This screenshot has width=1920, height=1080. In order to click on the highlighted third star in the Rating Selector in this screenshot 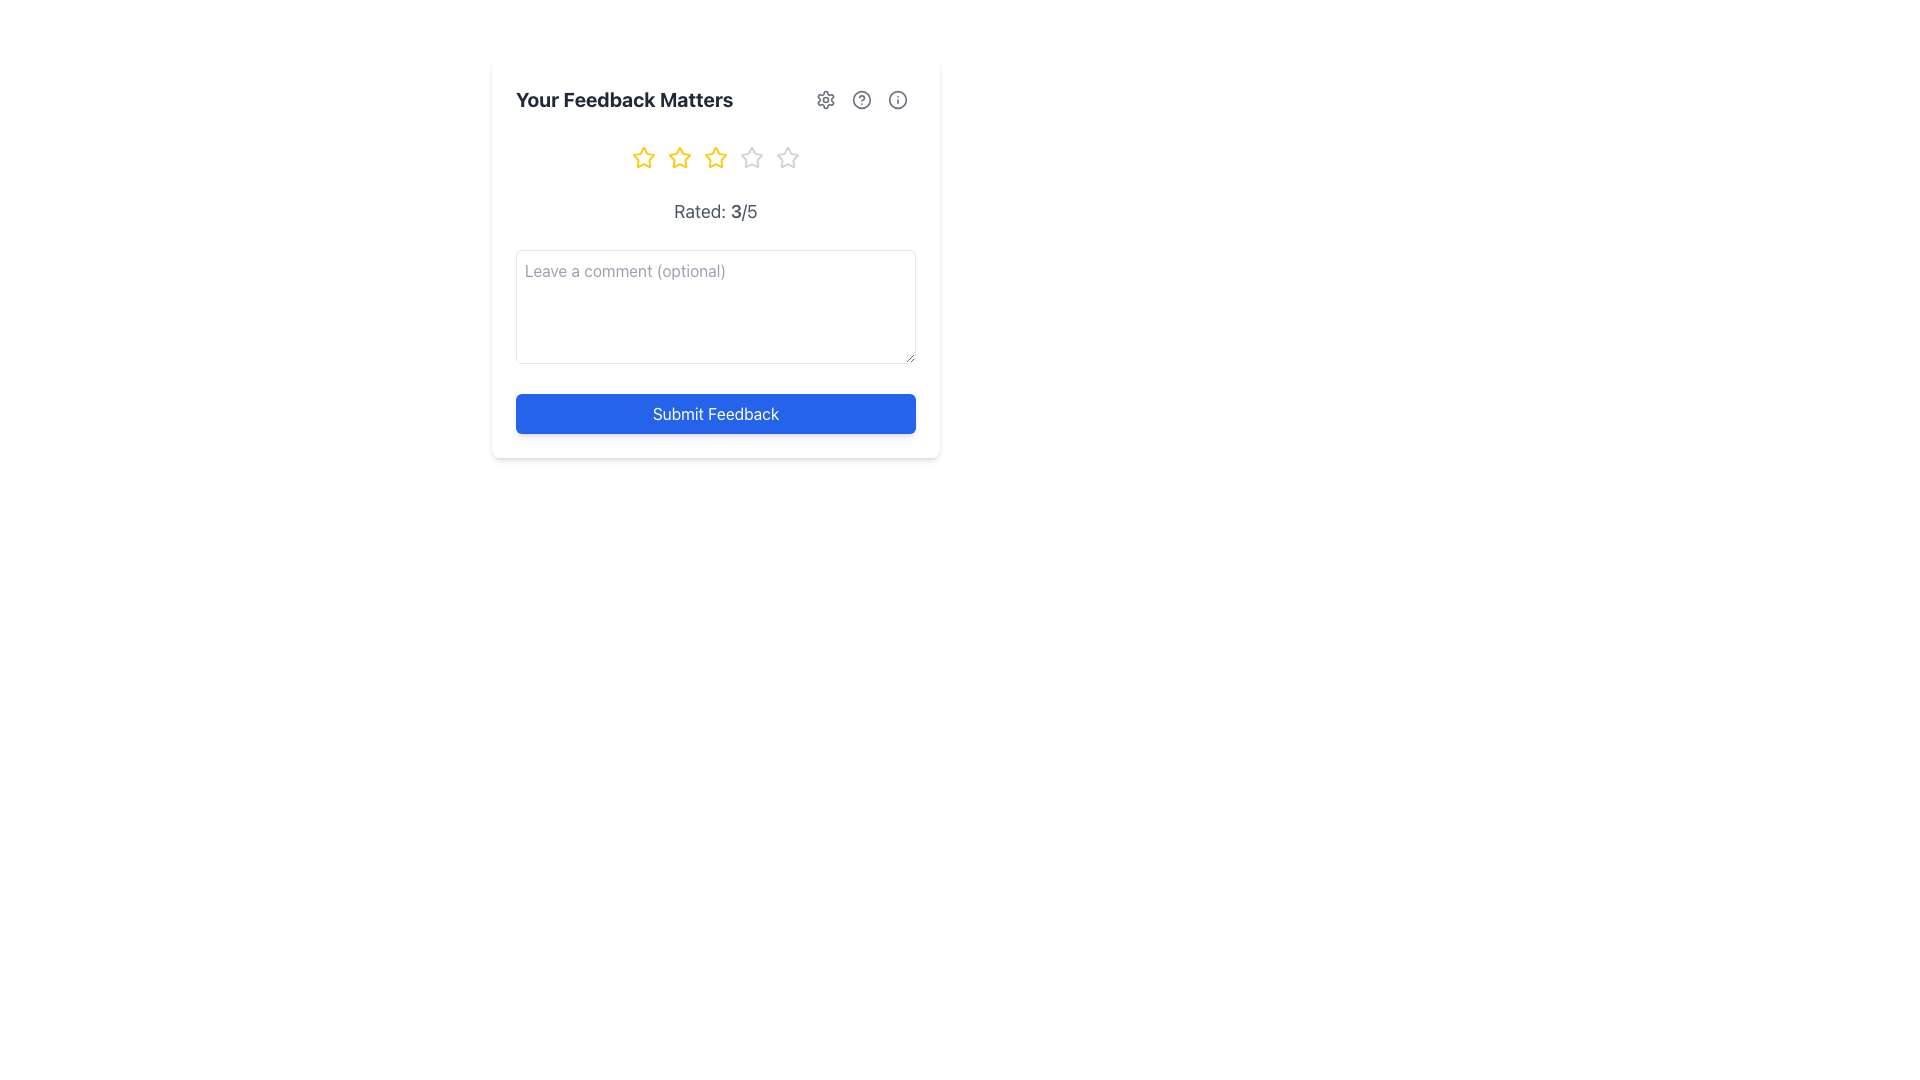, I will do `click(715, 157)`.